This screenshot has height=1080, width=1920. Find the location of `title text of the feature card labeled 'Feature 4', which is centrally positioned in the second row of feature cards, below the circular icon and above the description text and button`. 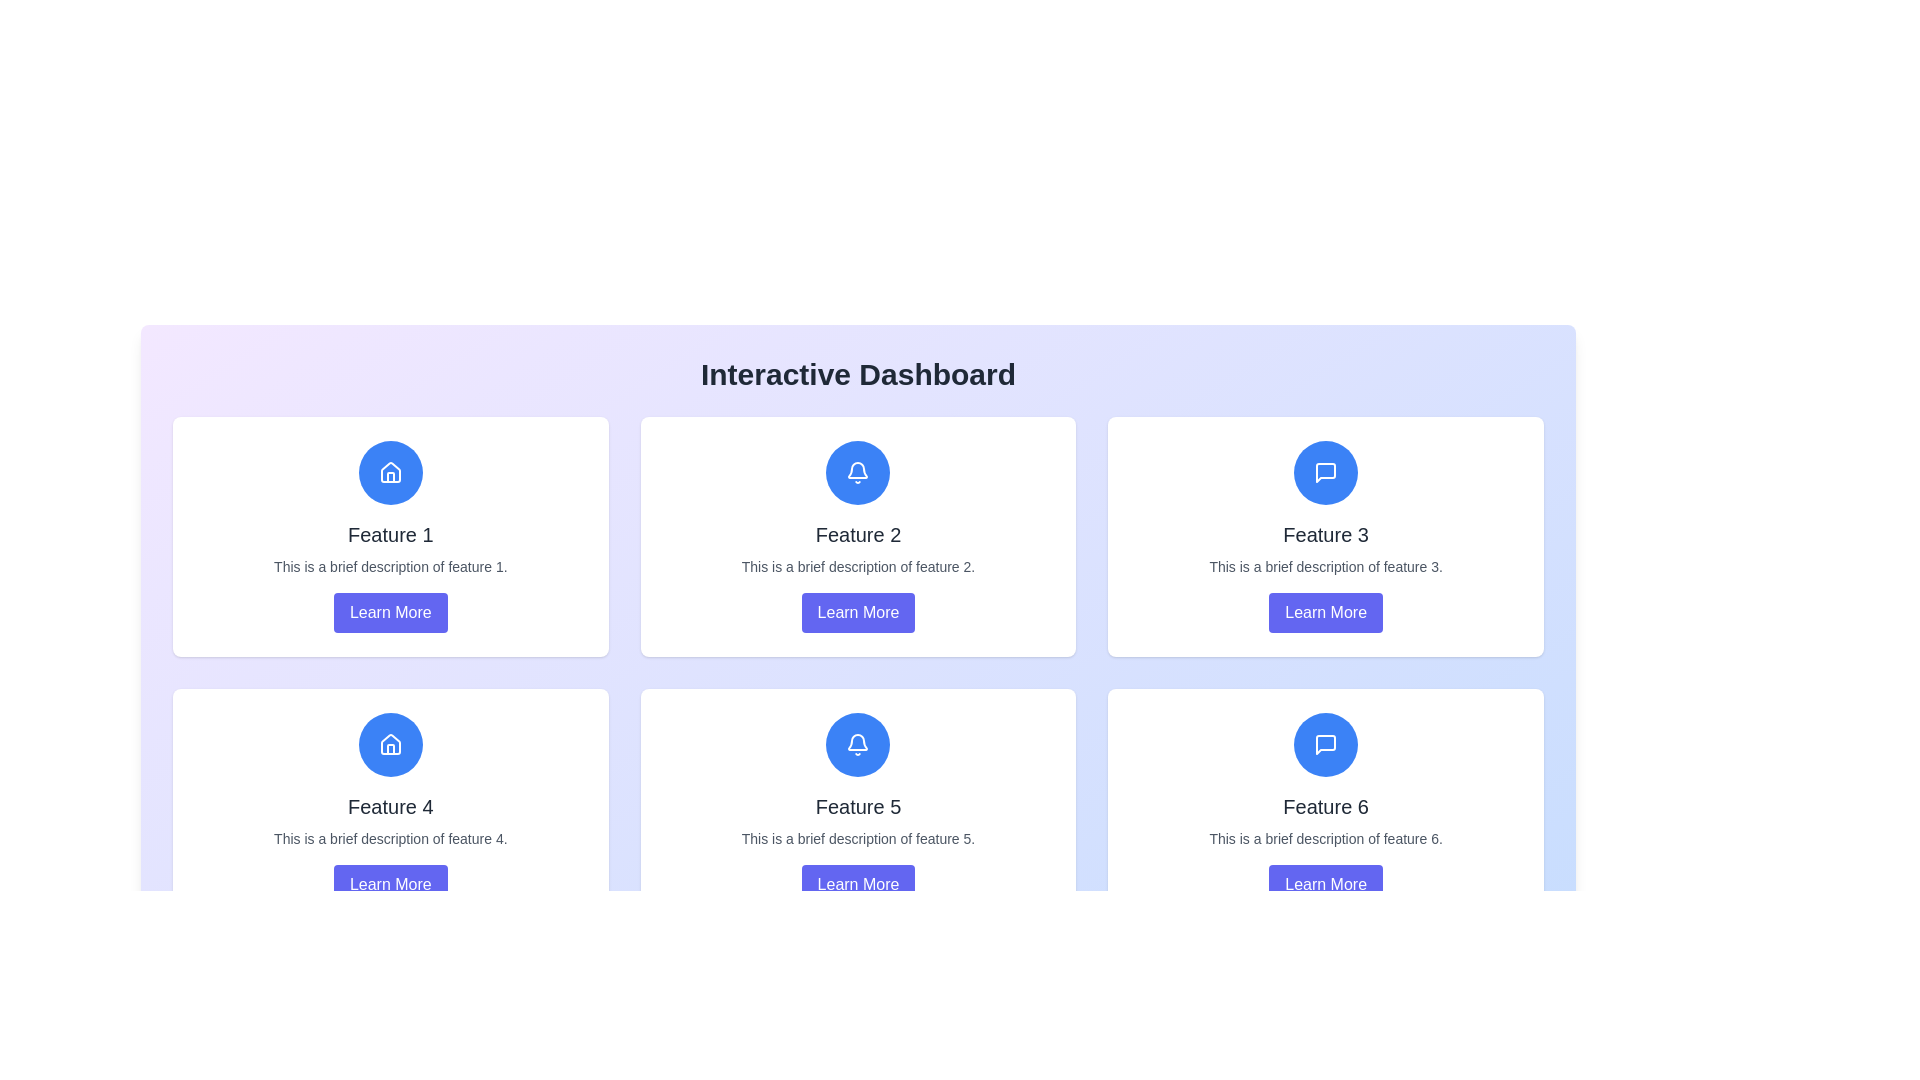

title text of the feature card labeled 'Feature 4', which is centrally positioned in the second row of feature cards, below the circular icon and above the description text and button is located at coordinates (390, 805).